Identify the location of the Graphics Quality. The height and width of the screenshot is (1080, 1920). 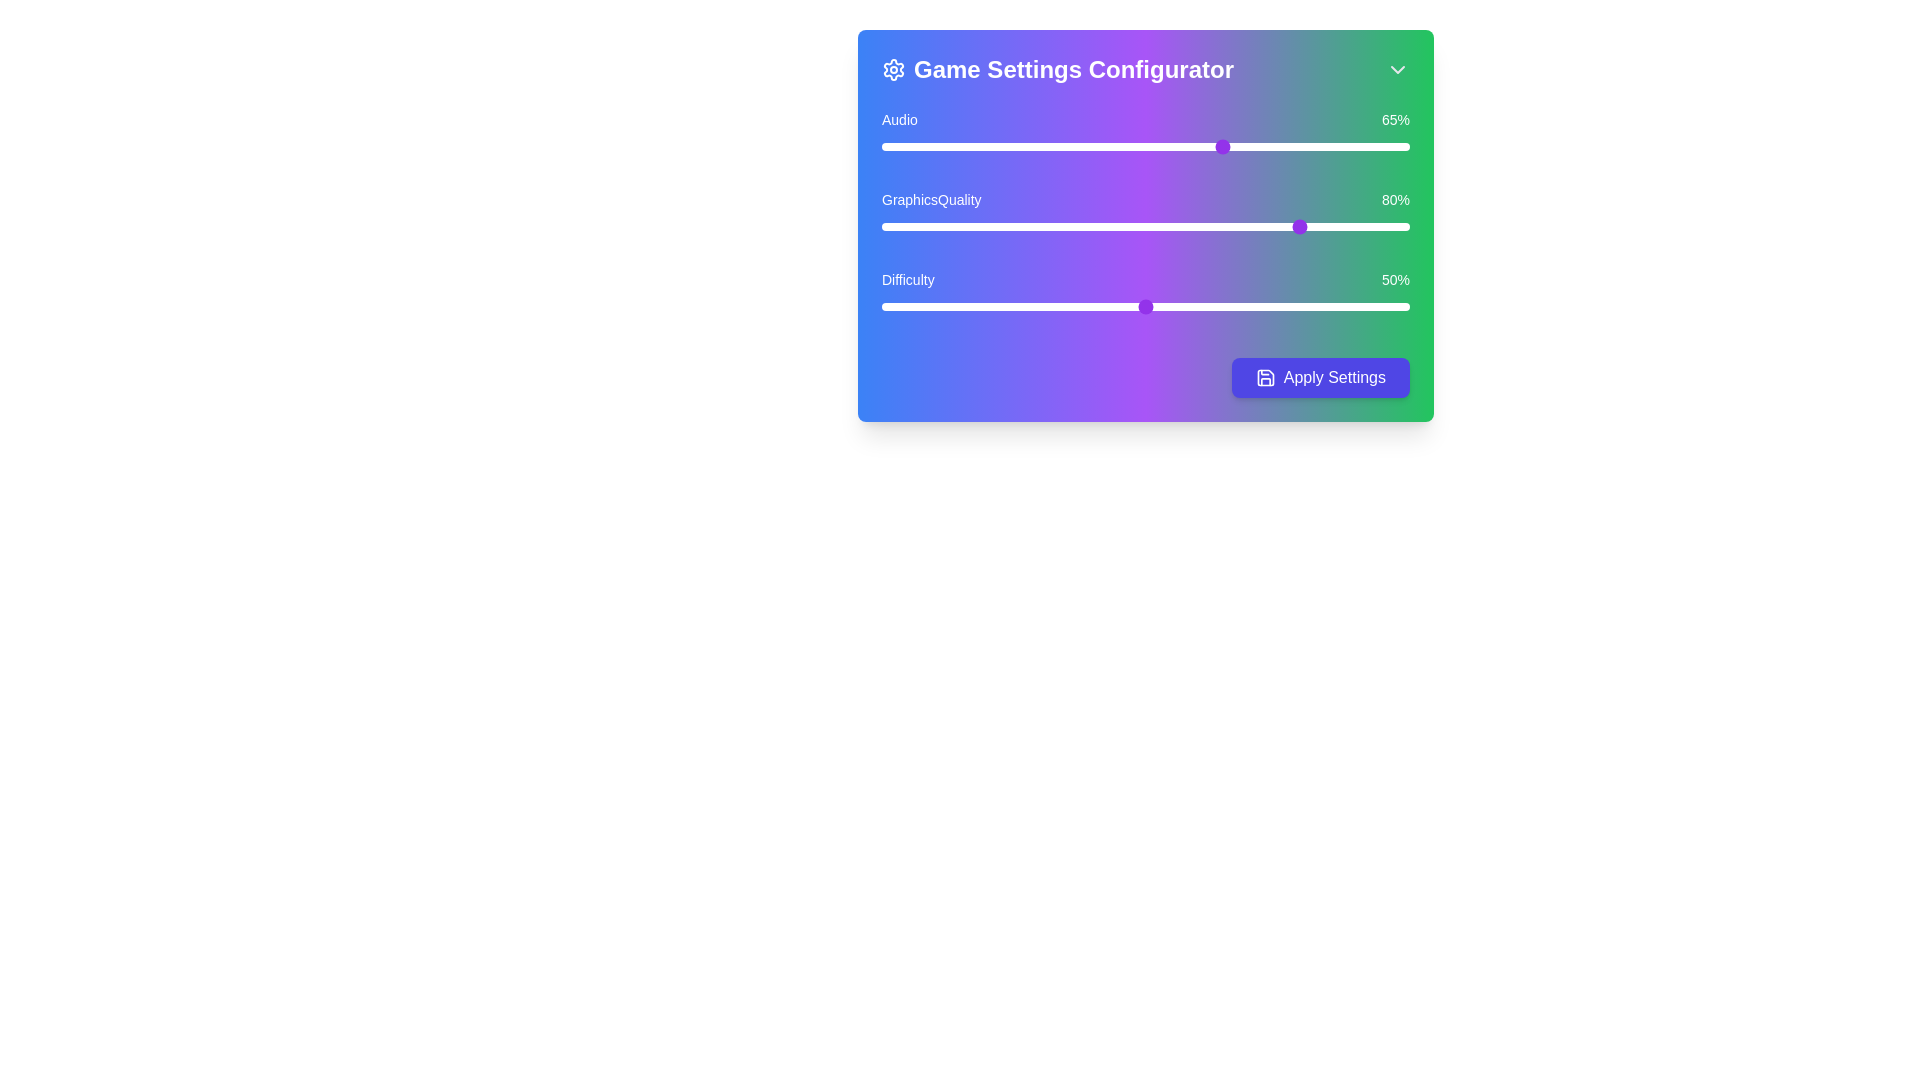
(1177, 226).